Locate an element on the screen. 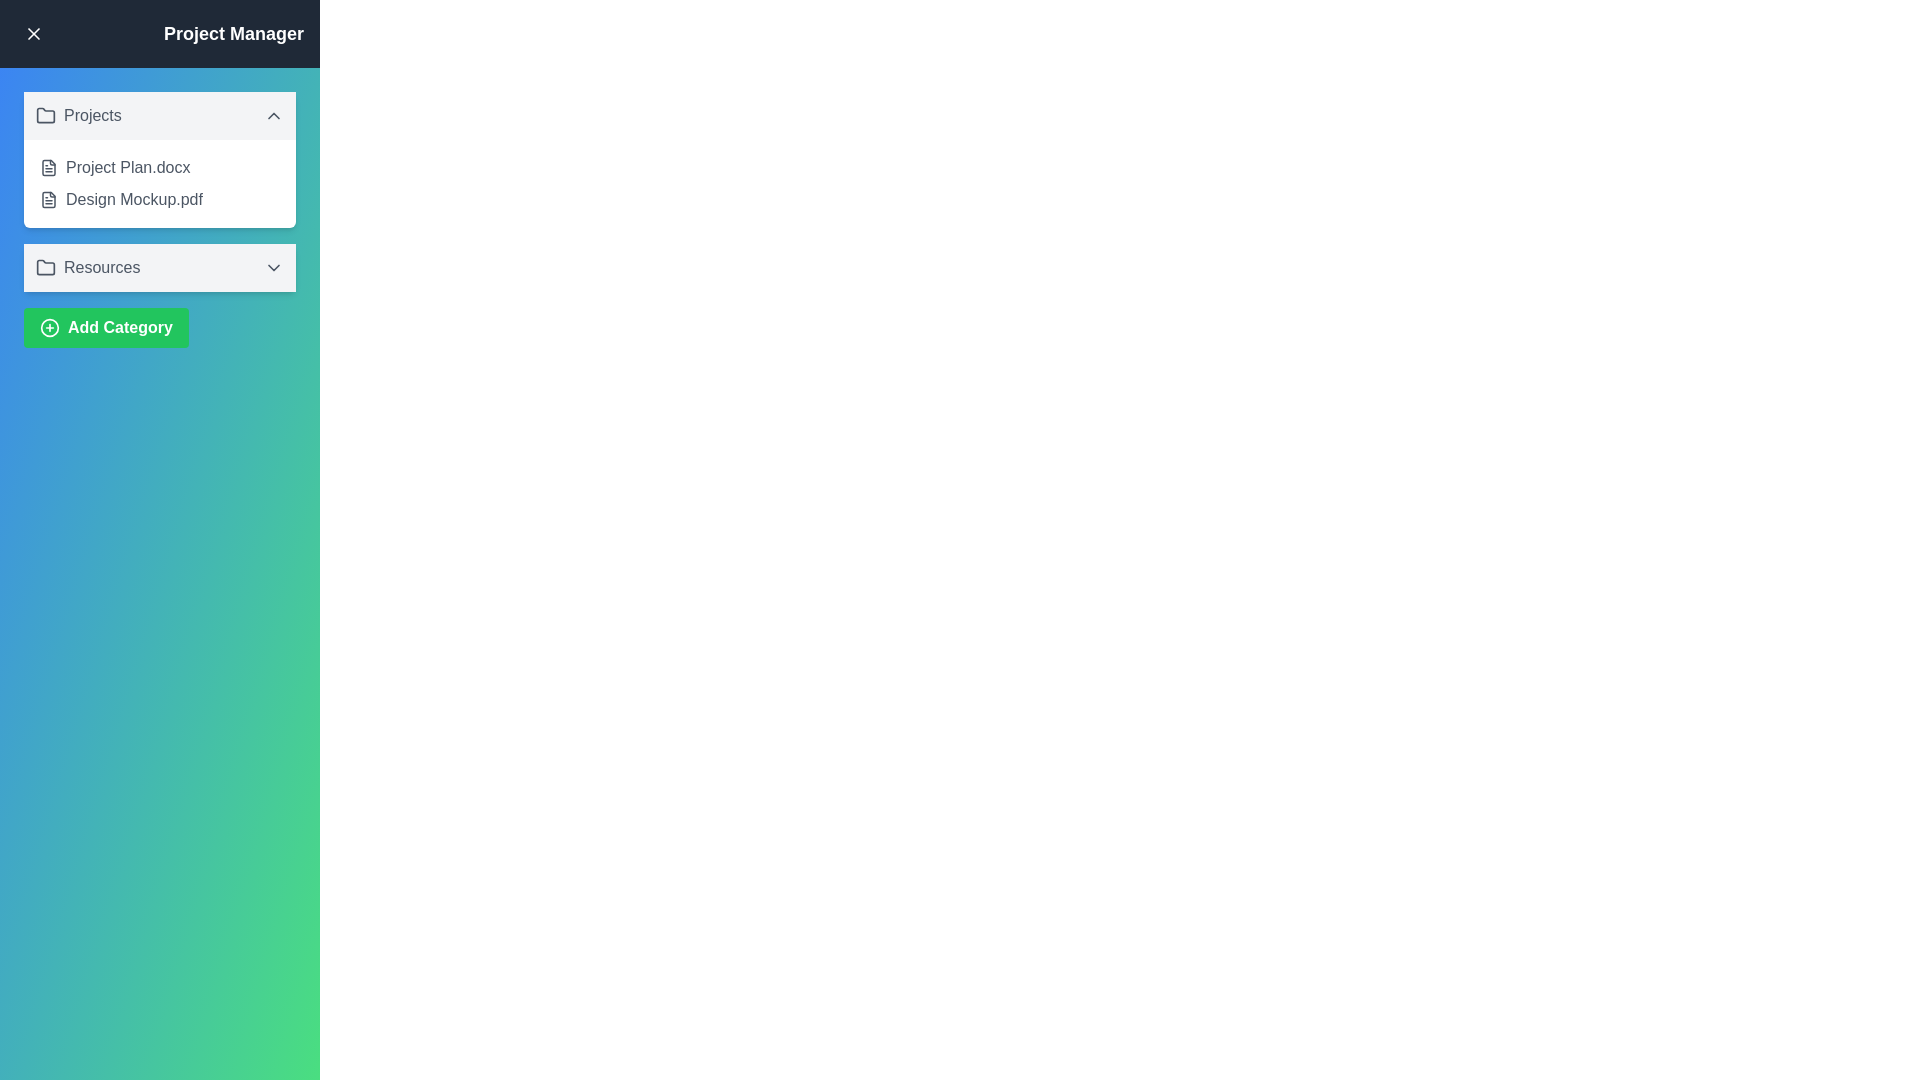  the Chevron Up icon in the sidebar is located at coordinates (272, 115).